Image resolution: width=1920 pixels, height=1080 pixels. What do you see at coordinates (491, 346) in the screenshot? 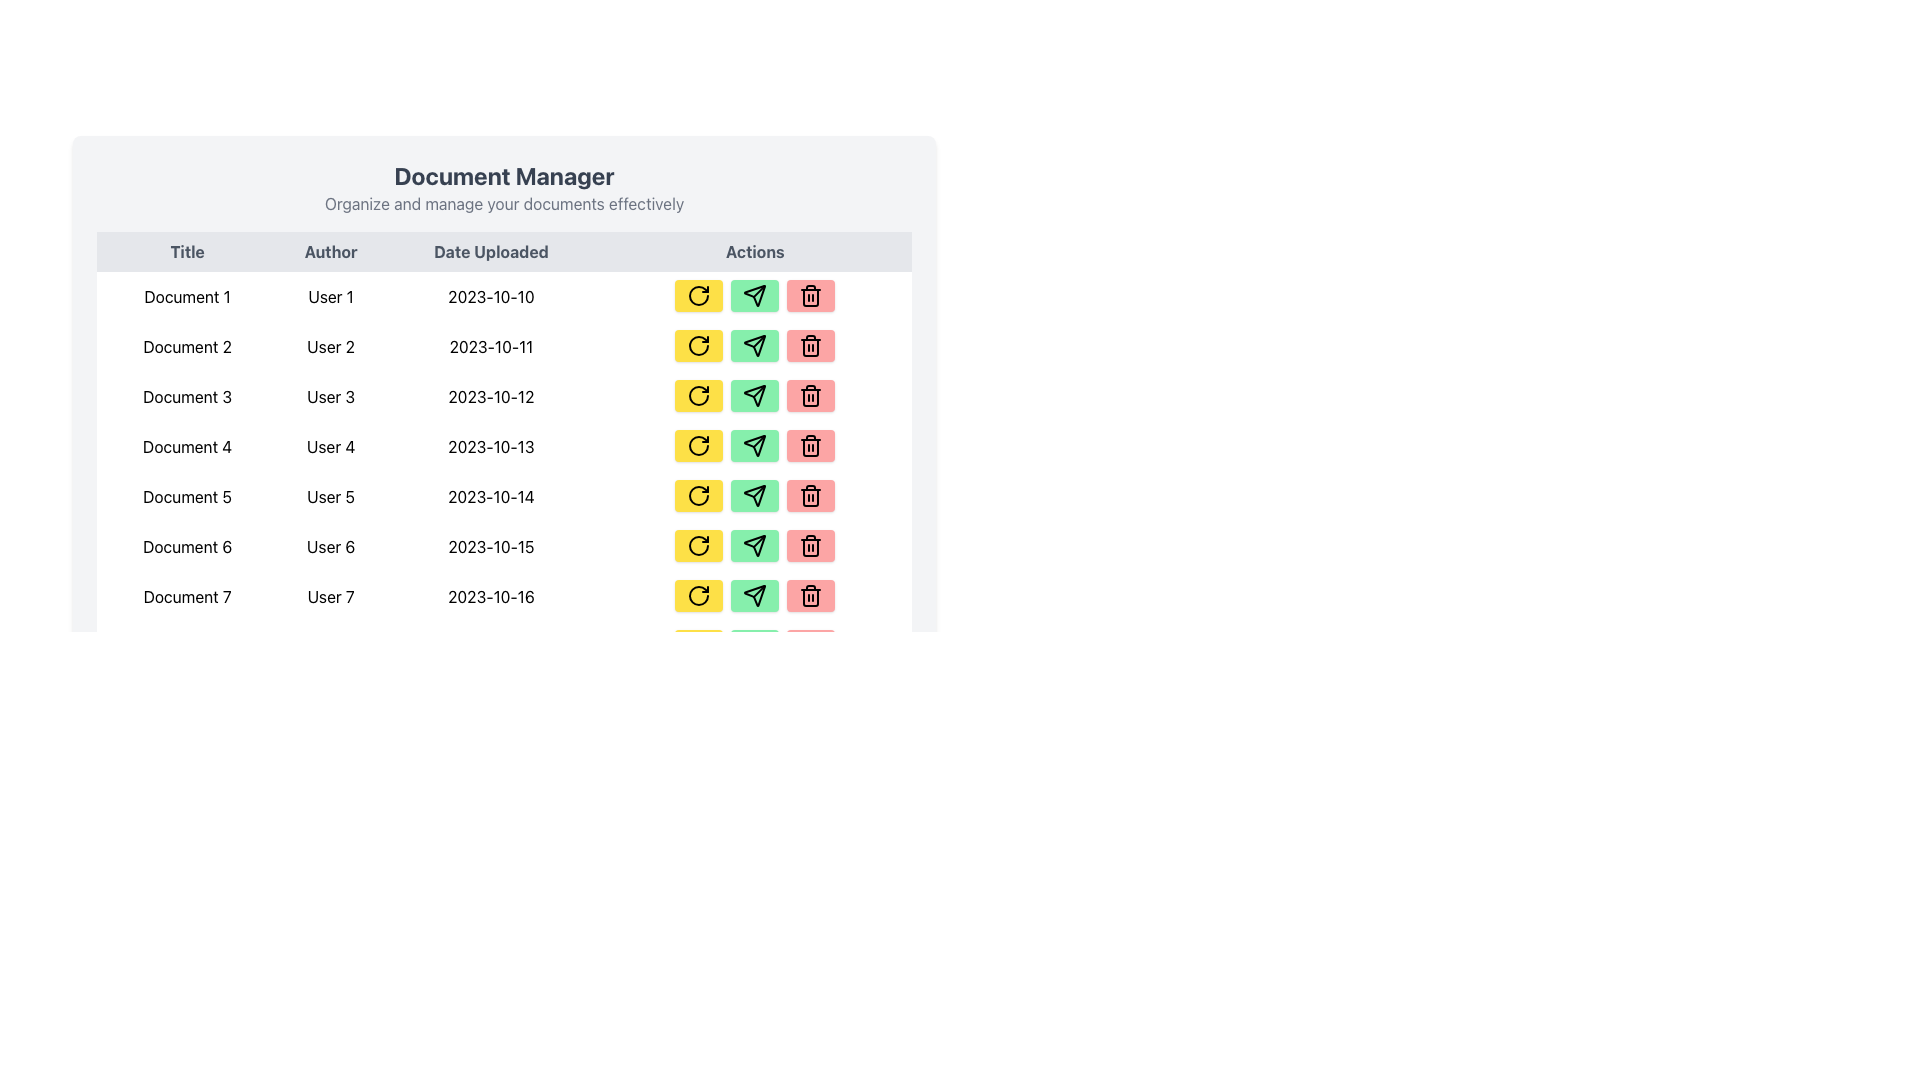
I see `the text label displaying the upload date for 'Document 2'` at bounding box center [491, 346].